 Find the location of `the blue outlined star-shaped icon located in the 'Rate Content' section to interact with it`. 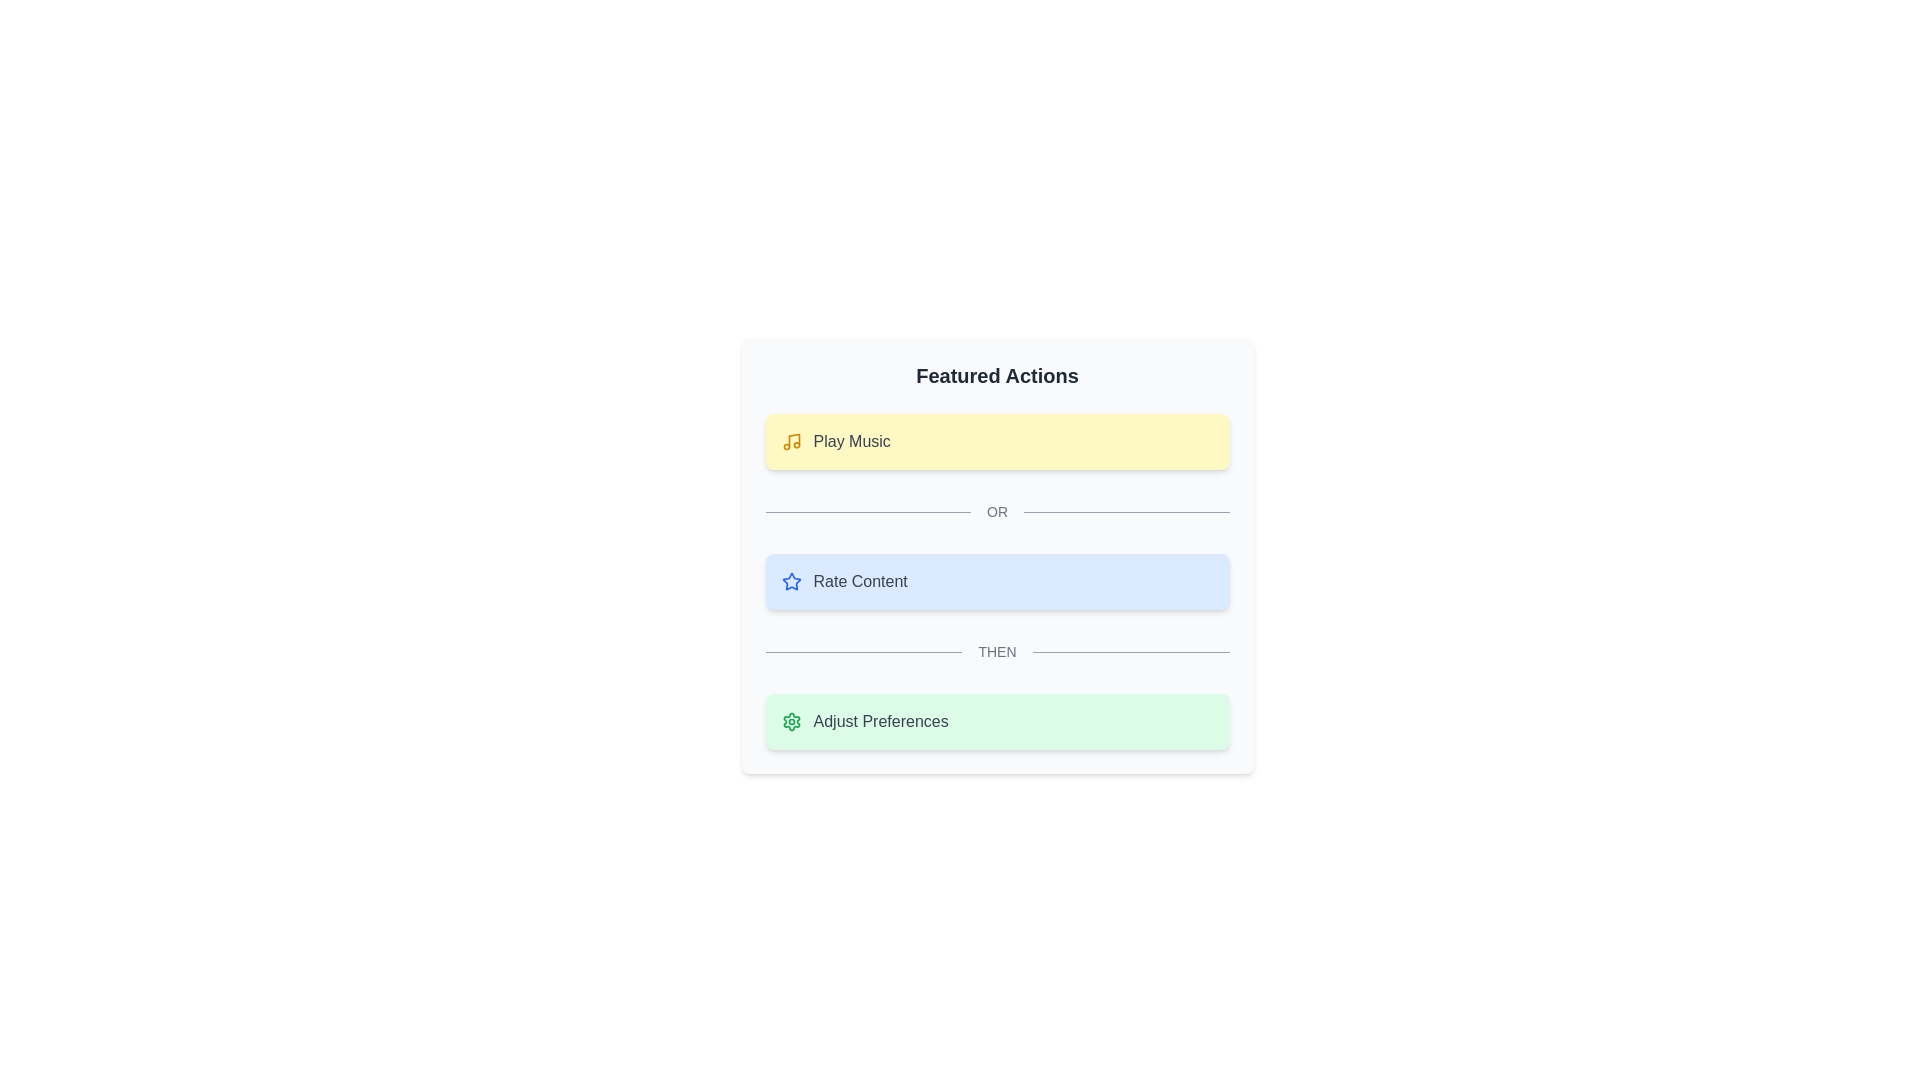

the blue outlined star-shaped icon located in the 'Rate Content' section to interact with it is located at coordinates (790, 581).